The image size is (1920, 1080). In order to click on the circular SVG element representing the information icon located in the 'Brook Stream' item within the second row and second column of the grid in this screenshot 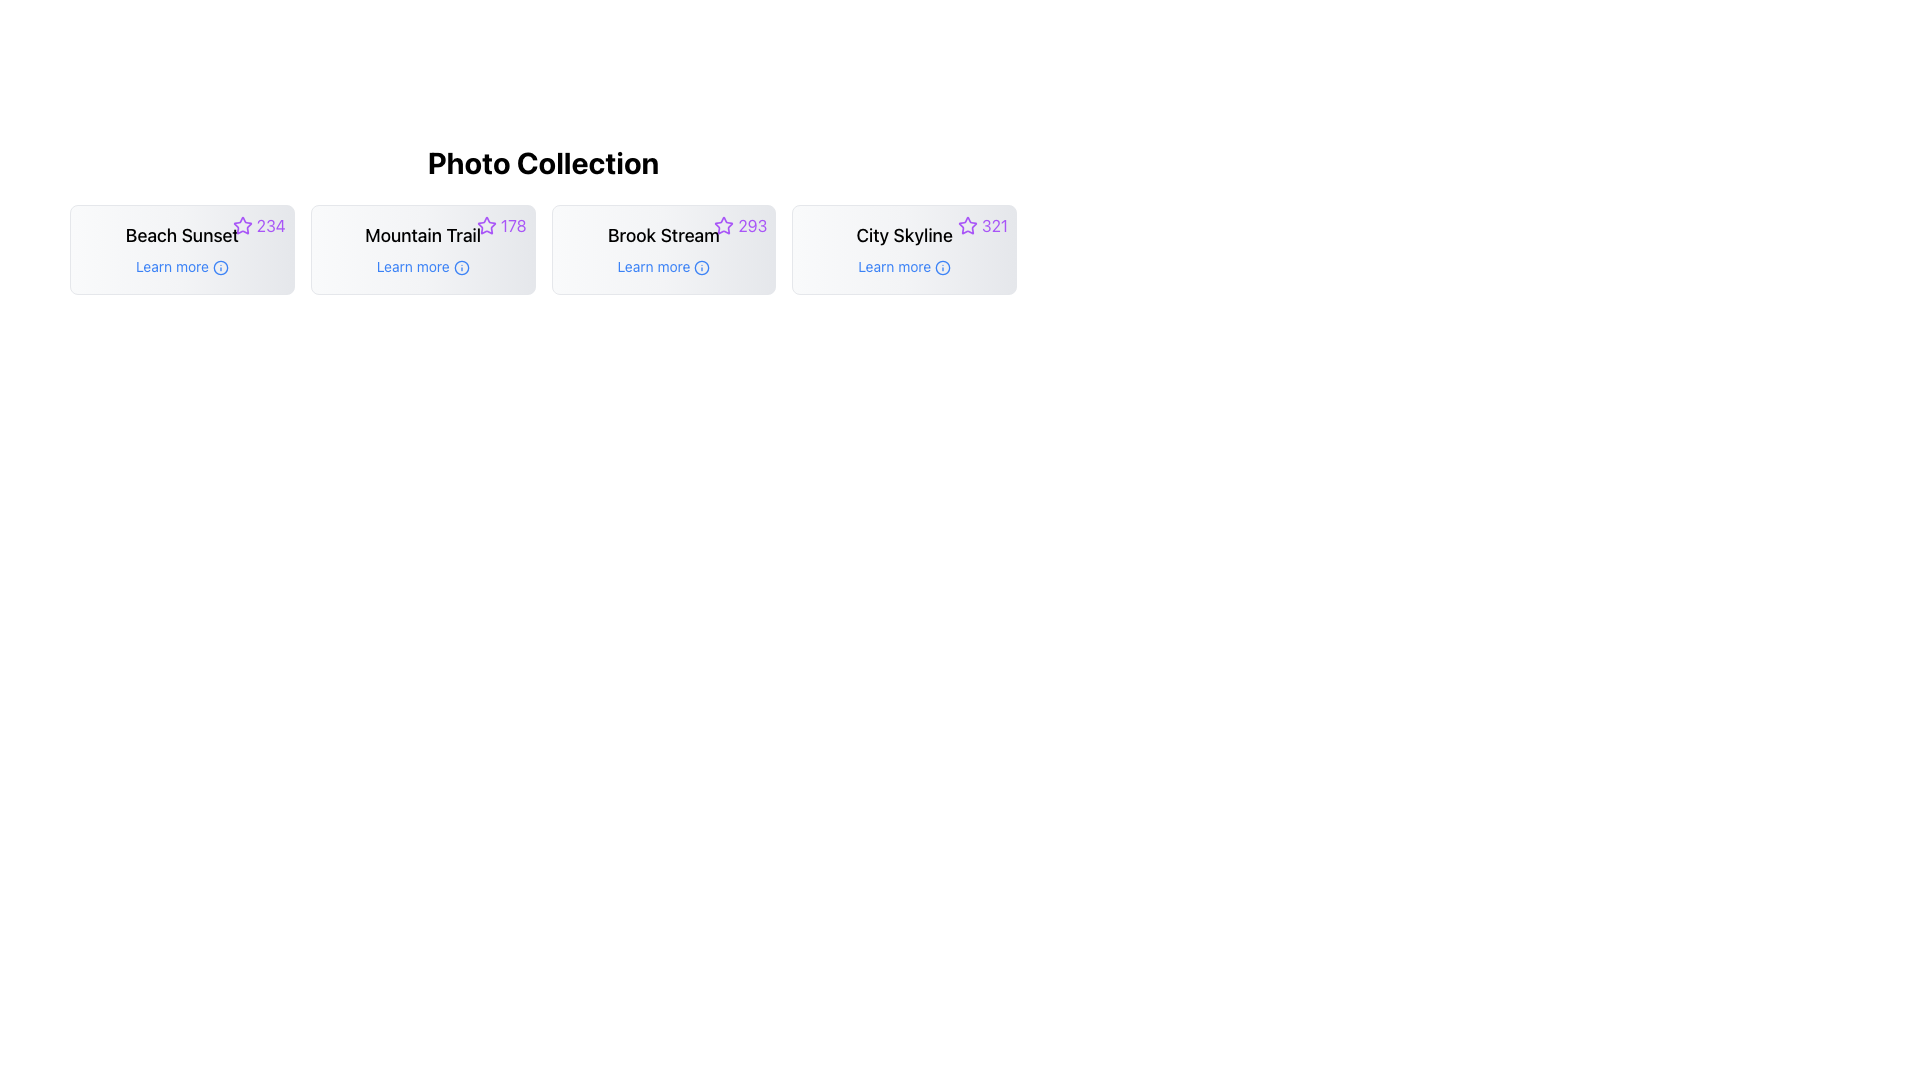, I will do `click(702, 267)`.